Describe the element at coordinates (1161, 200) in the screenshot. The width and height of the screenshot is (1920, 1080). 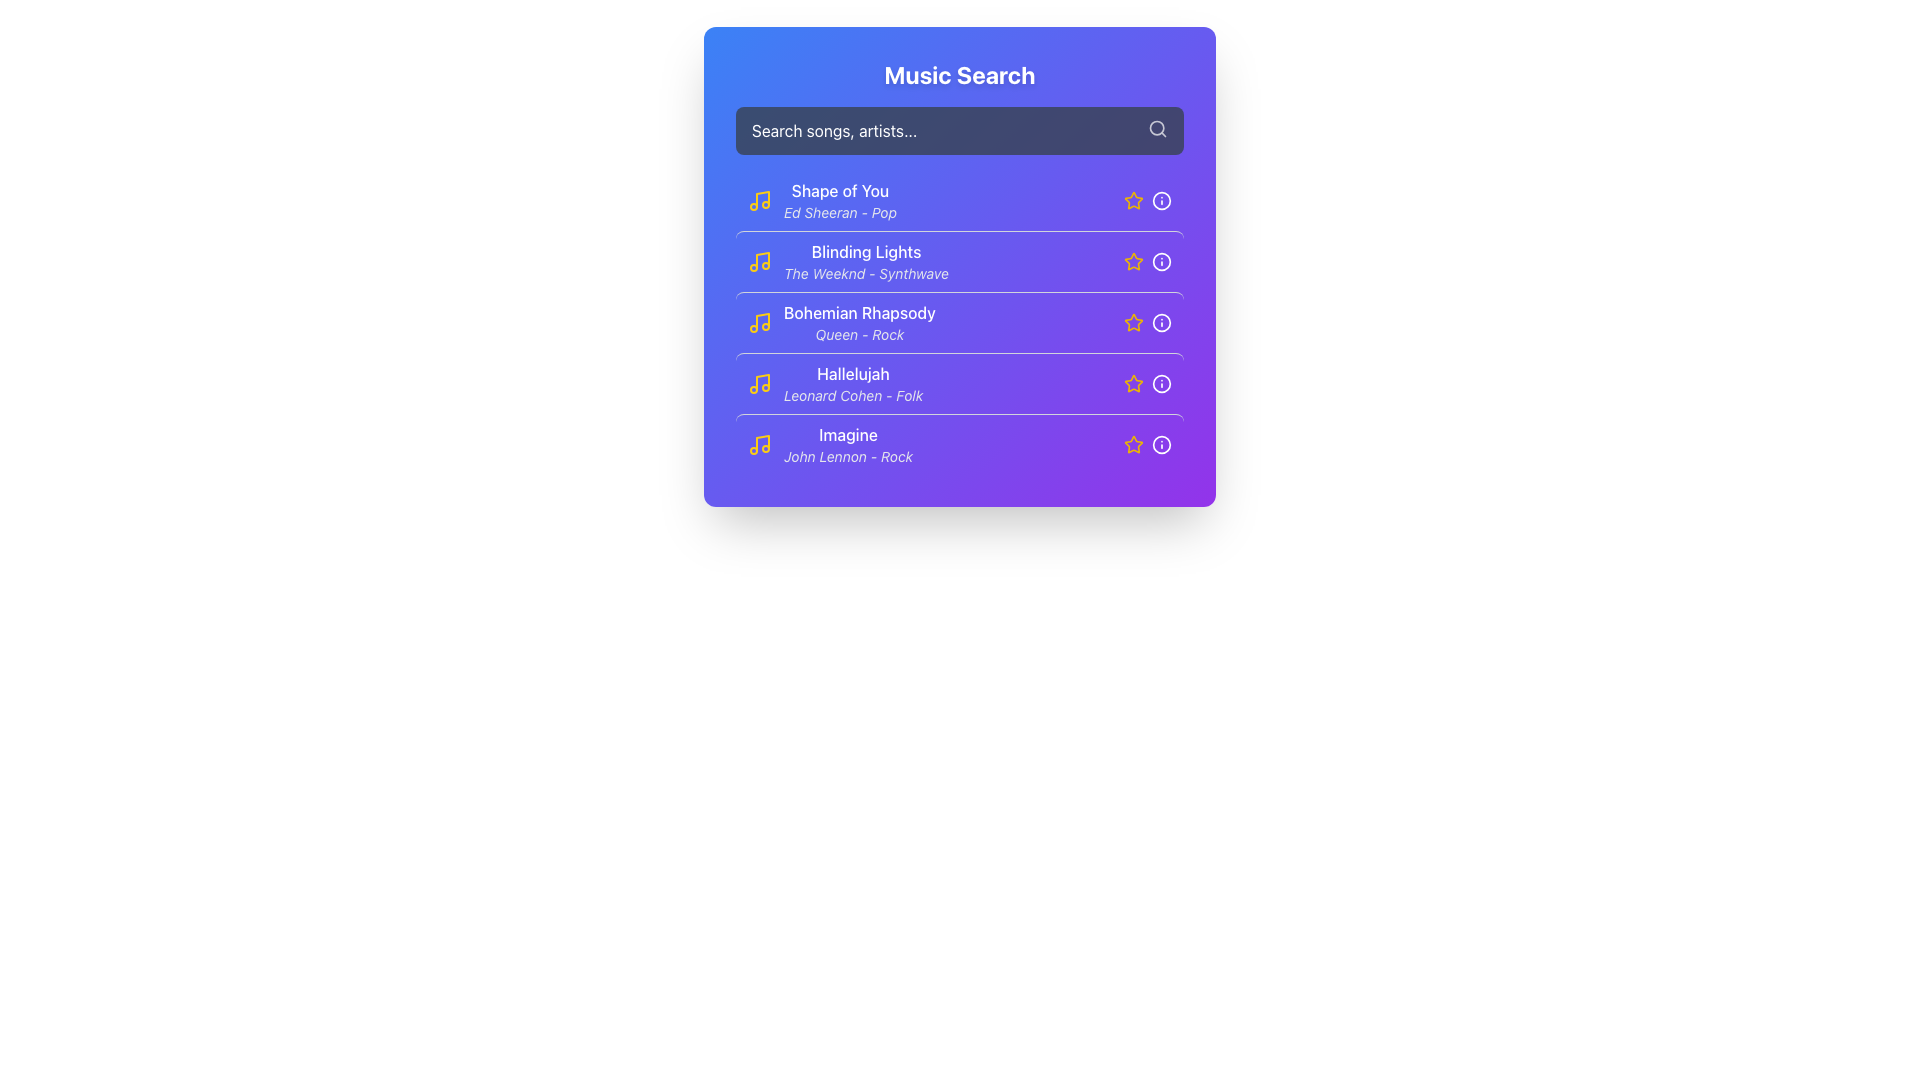
I see `the circular information icon button with a white outline and center, located to the far right of the 'Shape of You' row` at that location.